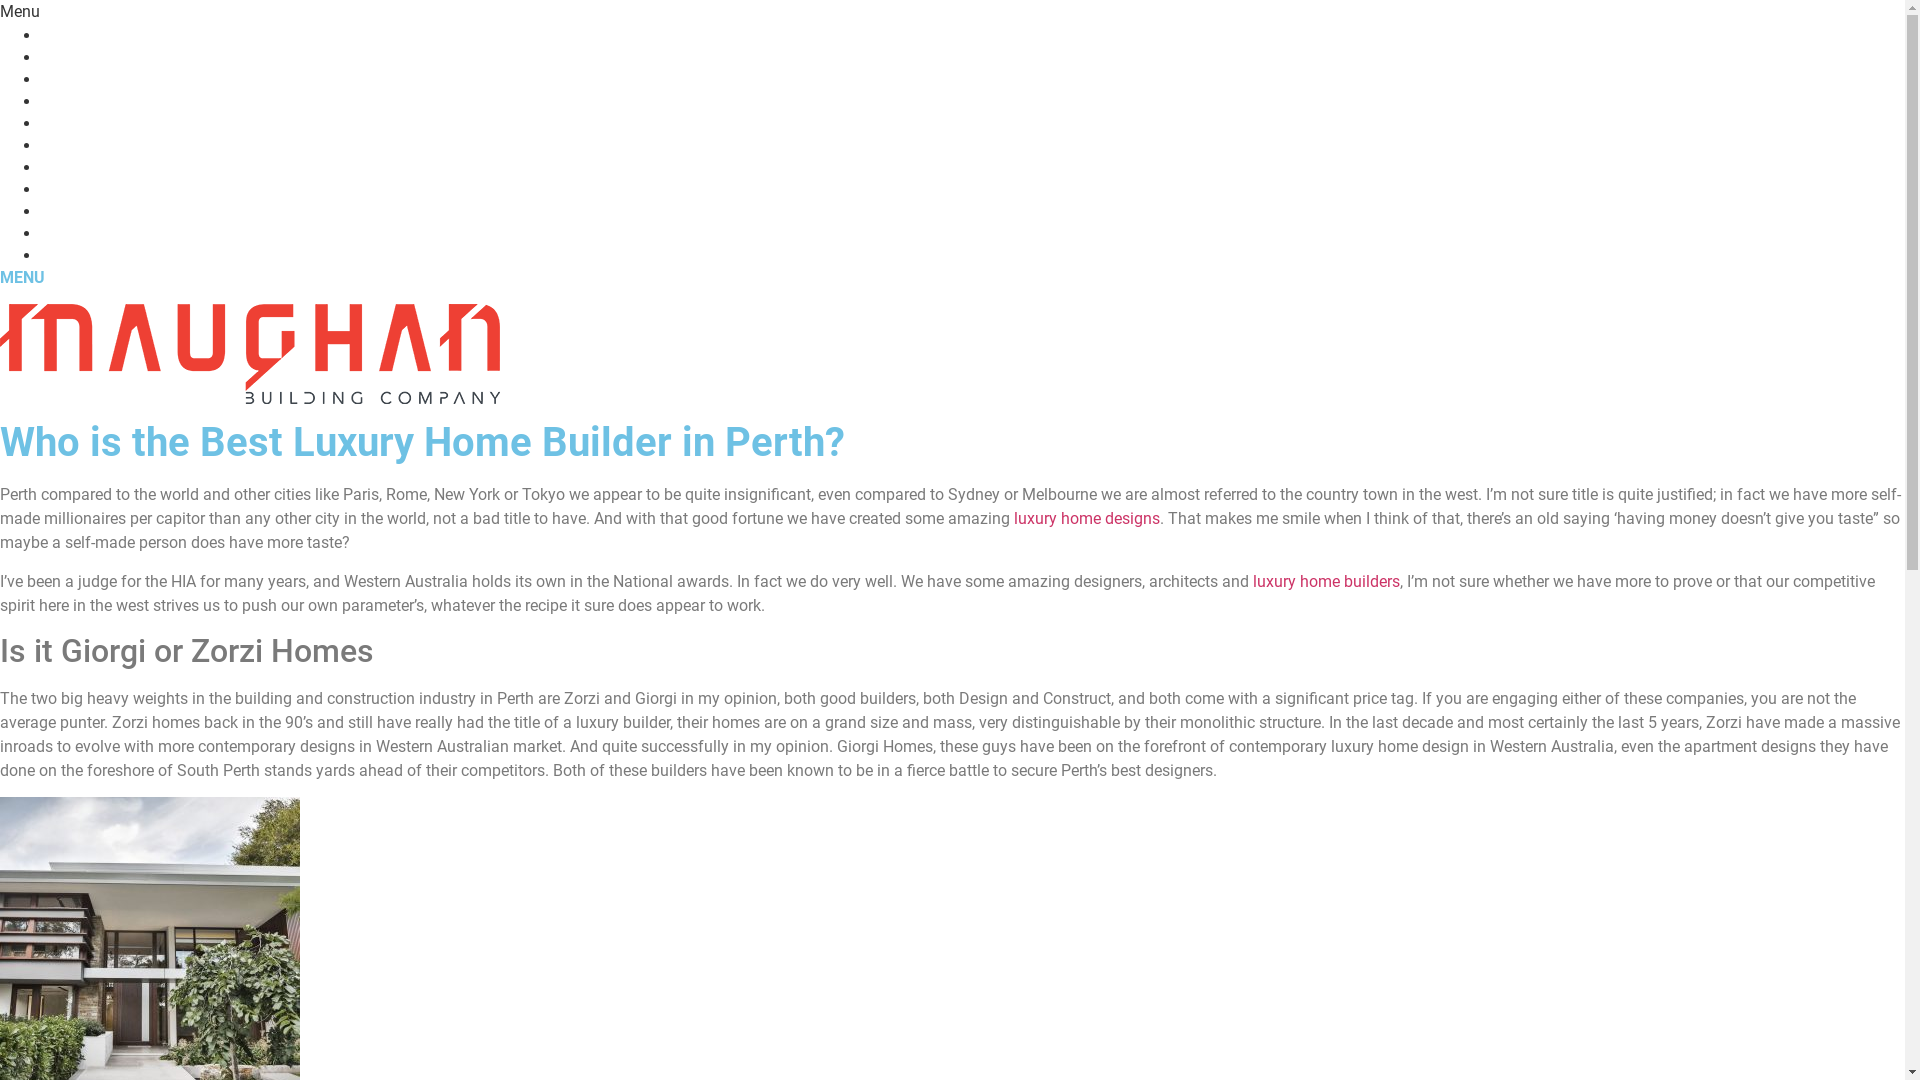 This screenshot has height=1080, width=1920. Describe the element at coordinates (1326, 581) in the screenshot. I see `'luxury home builders'` at that location.